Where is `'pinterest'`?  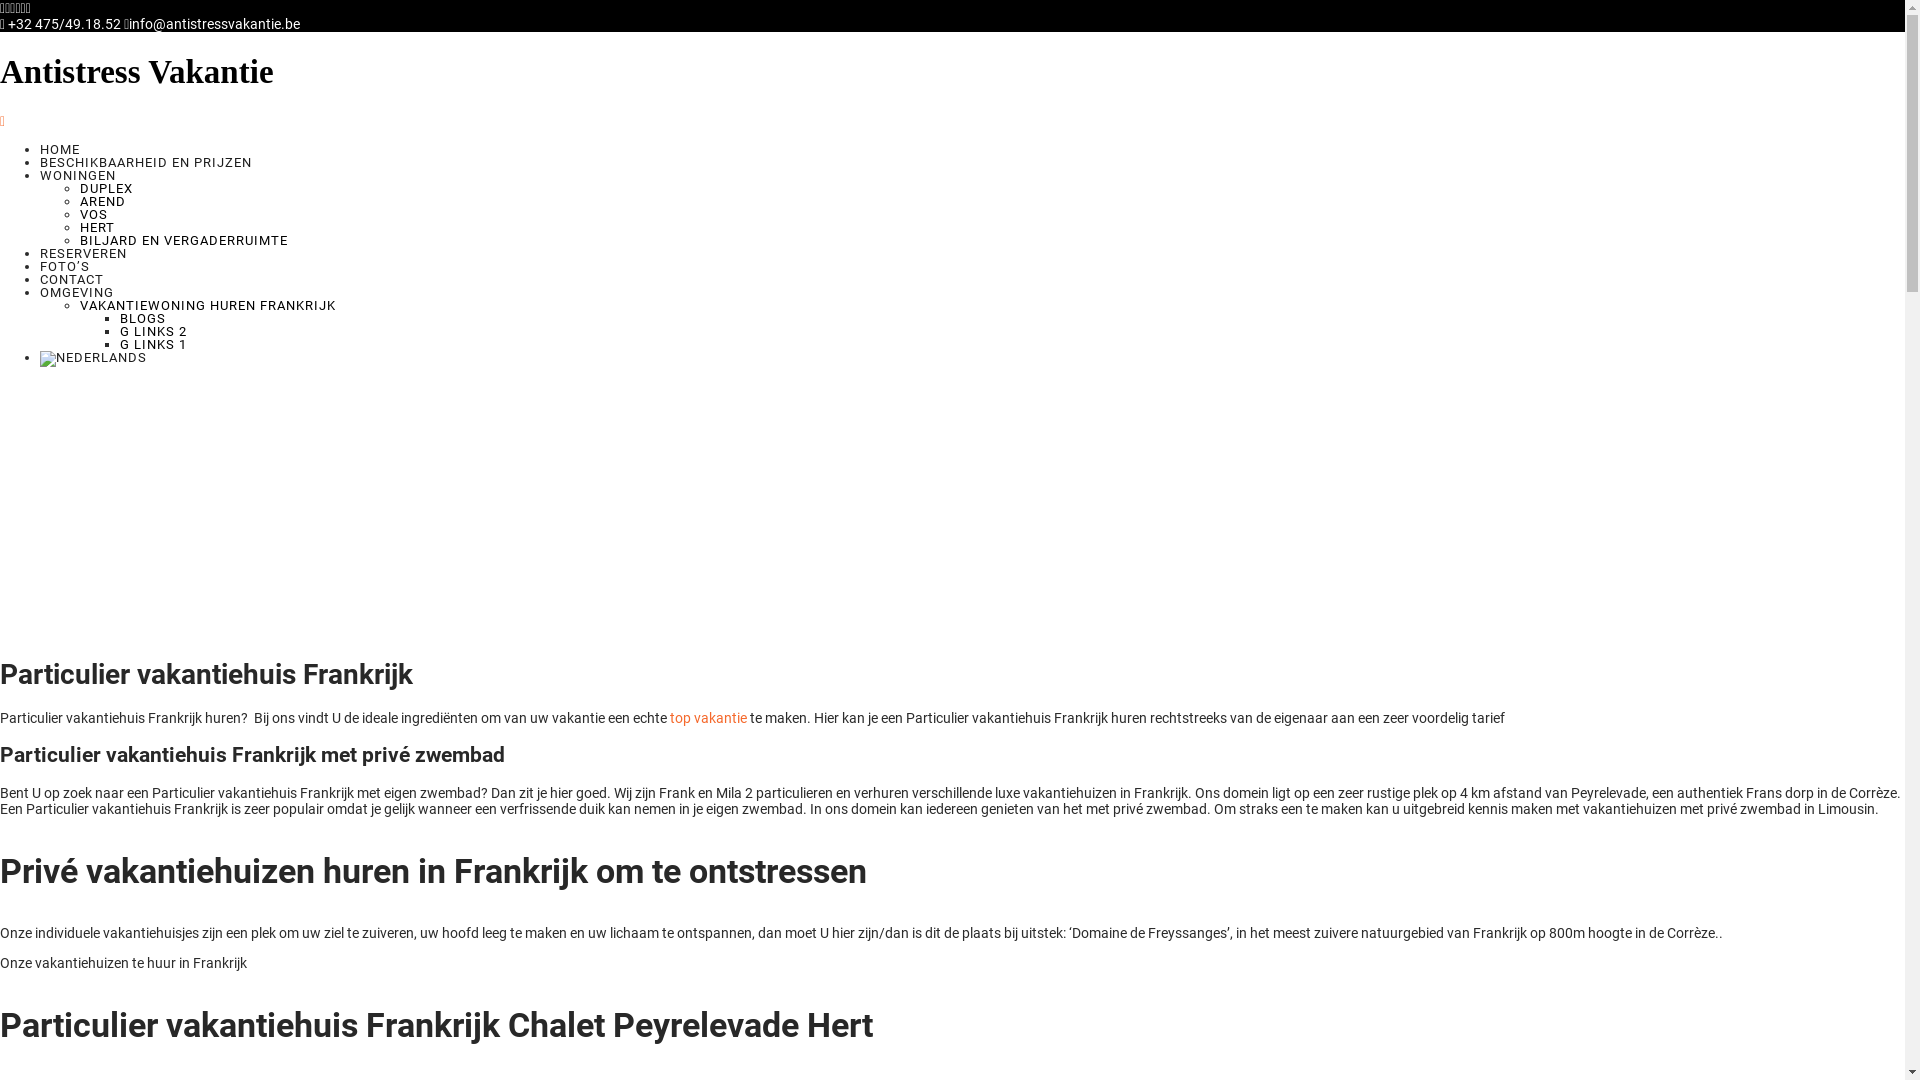 'pinterest' is located at coordinates (22, 8).